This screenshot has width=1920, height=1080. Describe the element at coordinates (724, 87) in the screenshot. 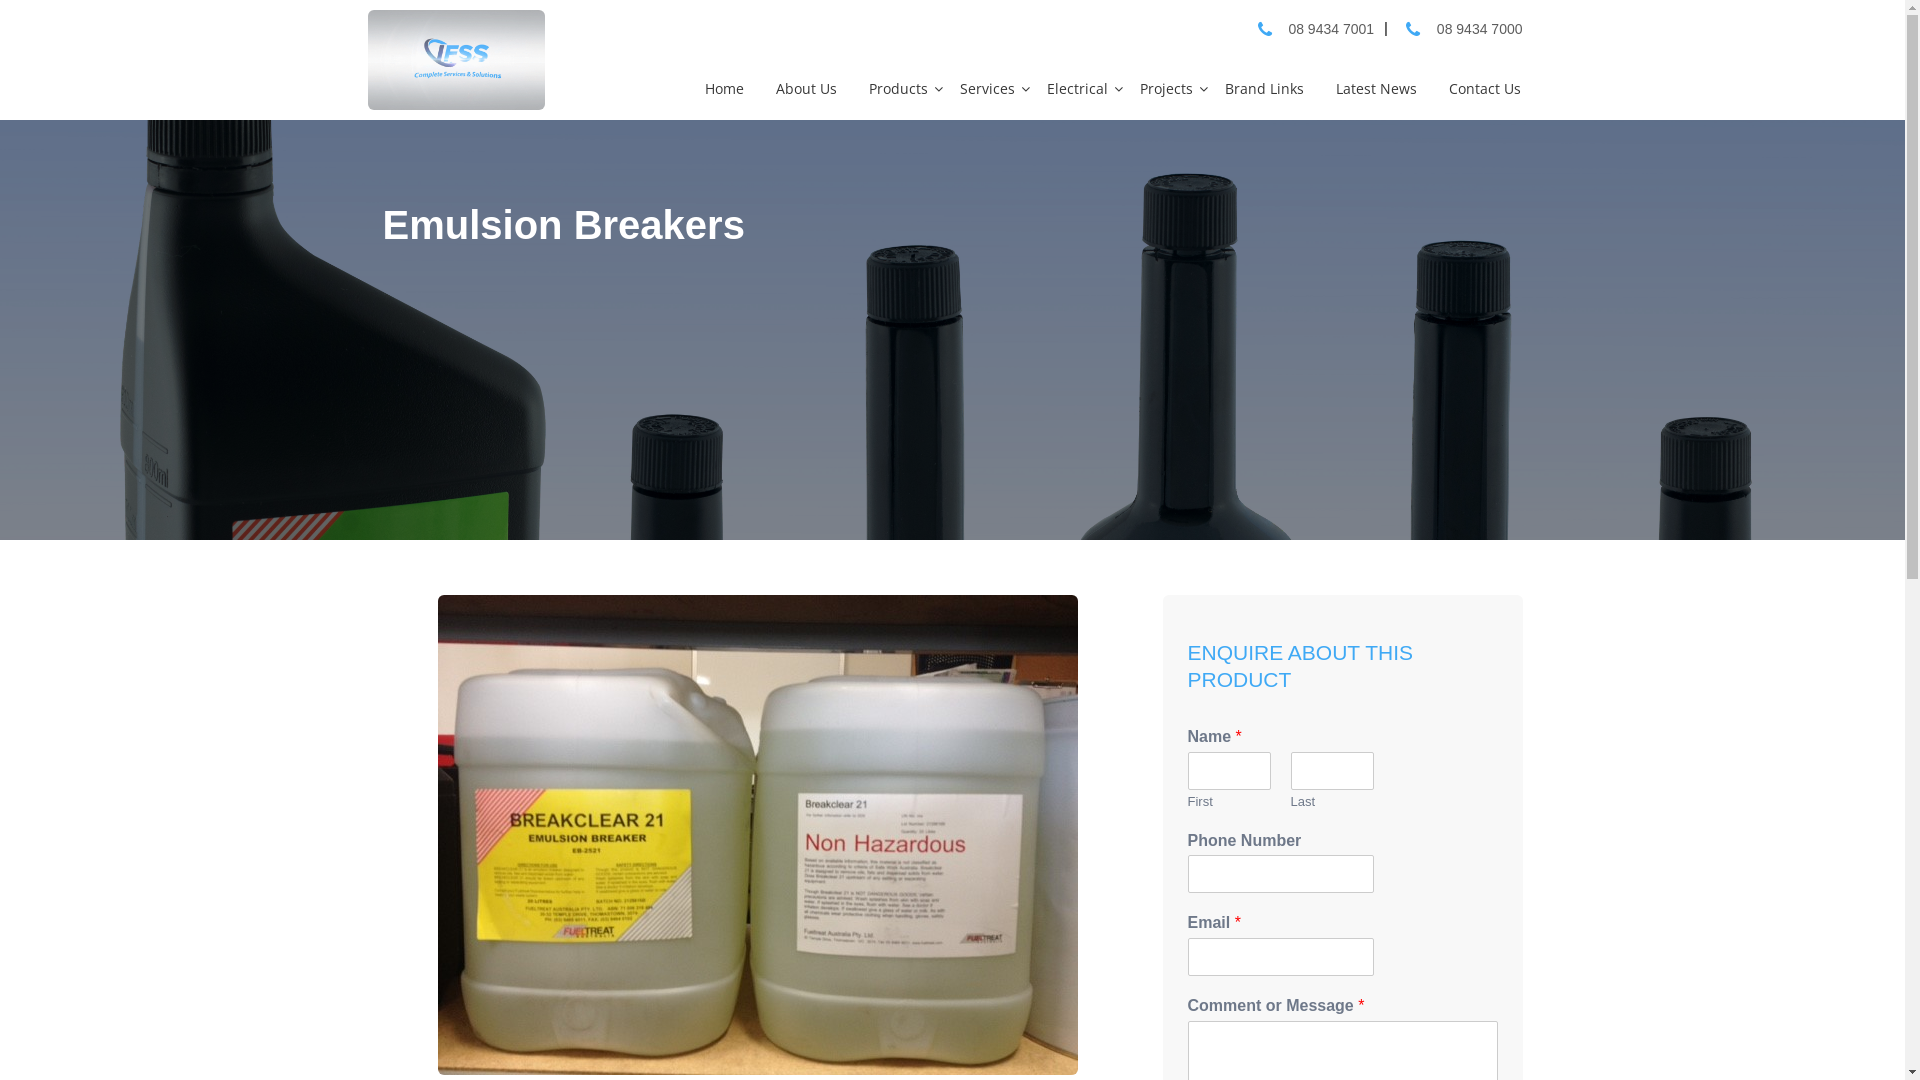

I see `'Home'` at that location.